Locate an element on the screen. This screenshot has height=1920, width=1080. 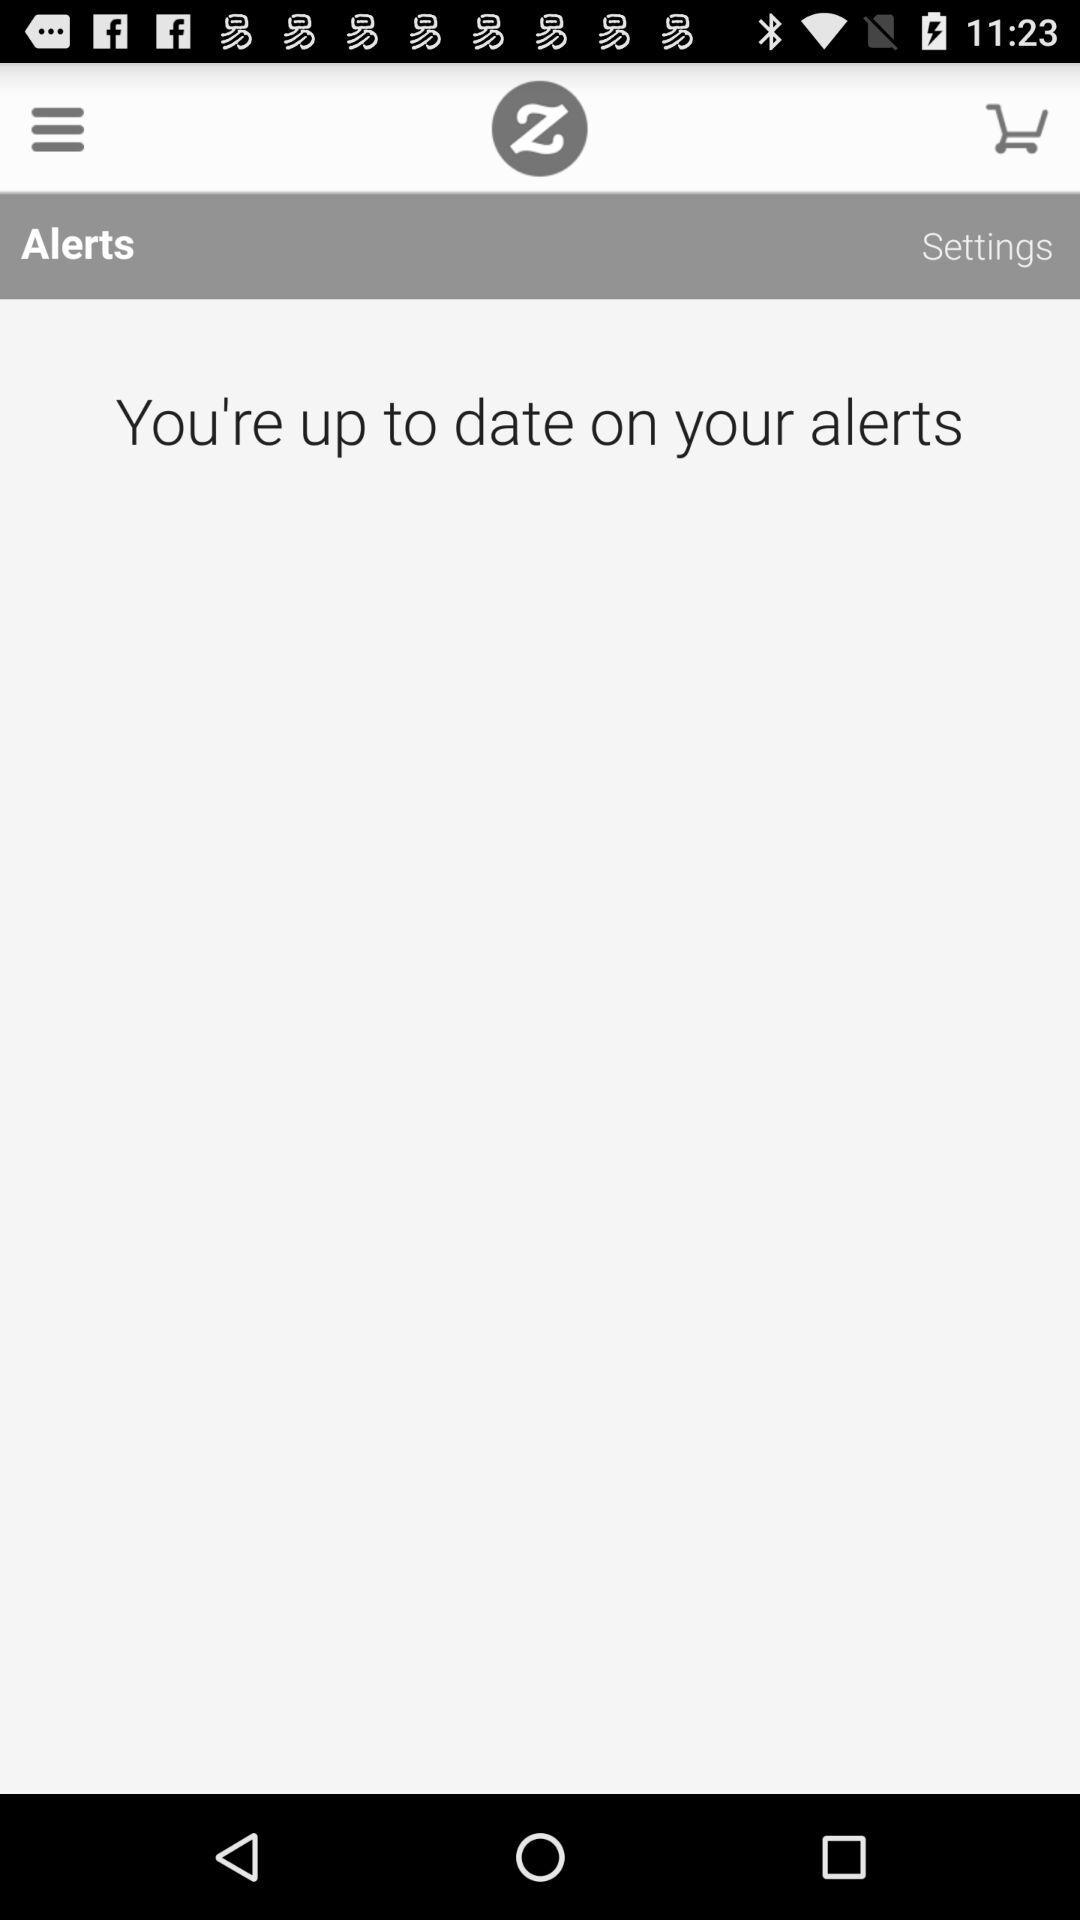
continue with shopping is located at coordinates (1017, 127).